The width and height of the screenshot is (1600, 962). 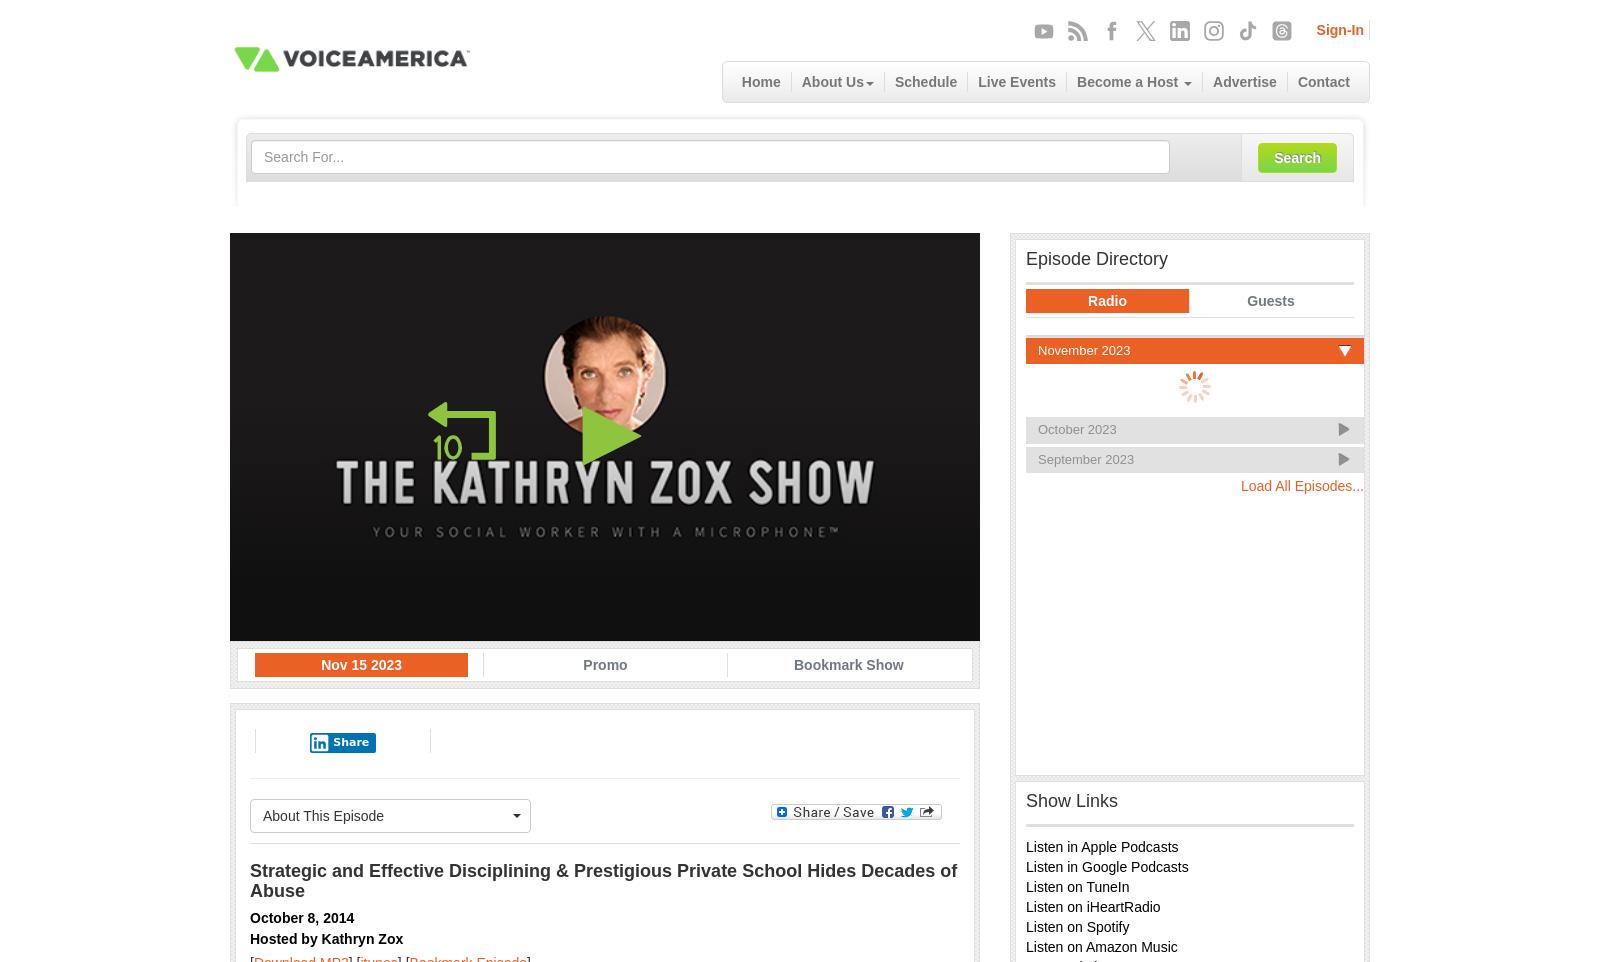 I want to click on 'Become a Host', so click(x=1129, y=81).